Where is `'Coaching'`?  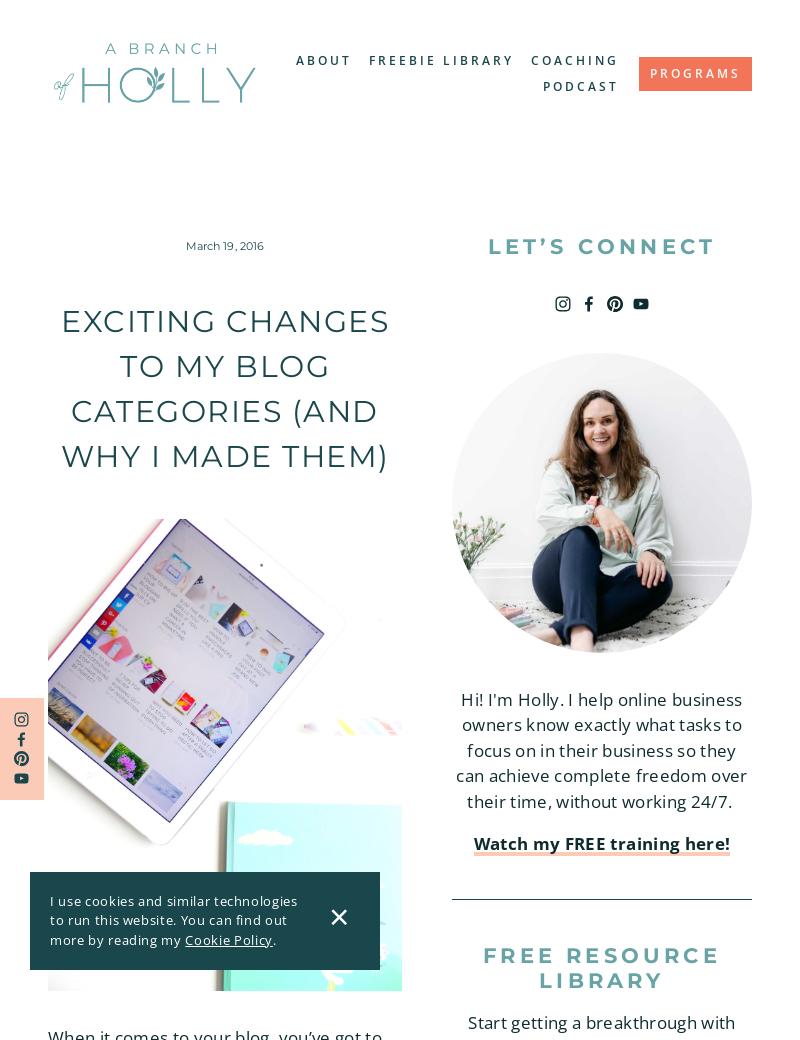
'Coaching' is located at coordinates (574, 58).